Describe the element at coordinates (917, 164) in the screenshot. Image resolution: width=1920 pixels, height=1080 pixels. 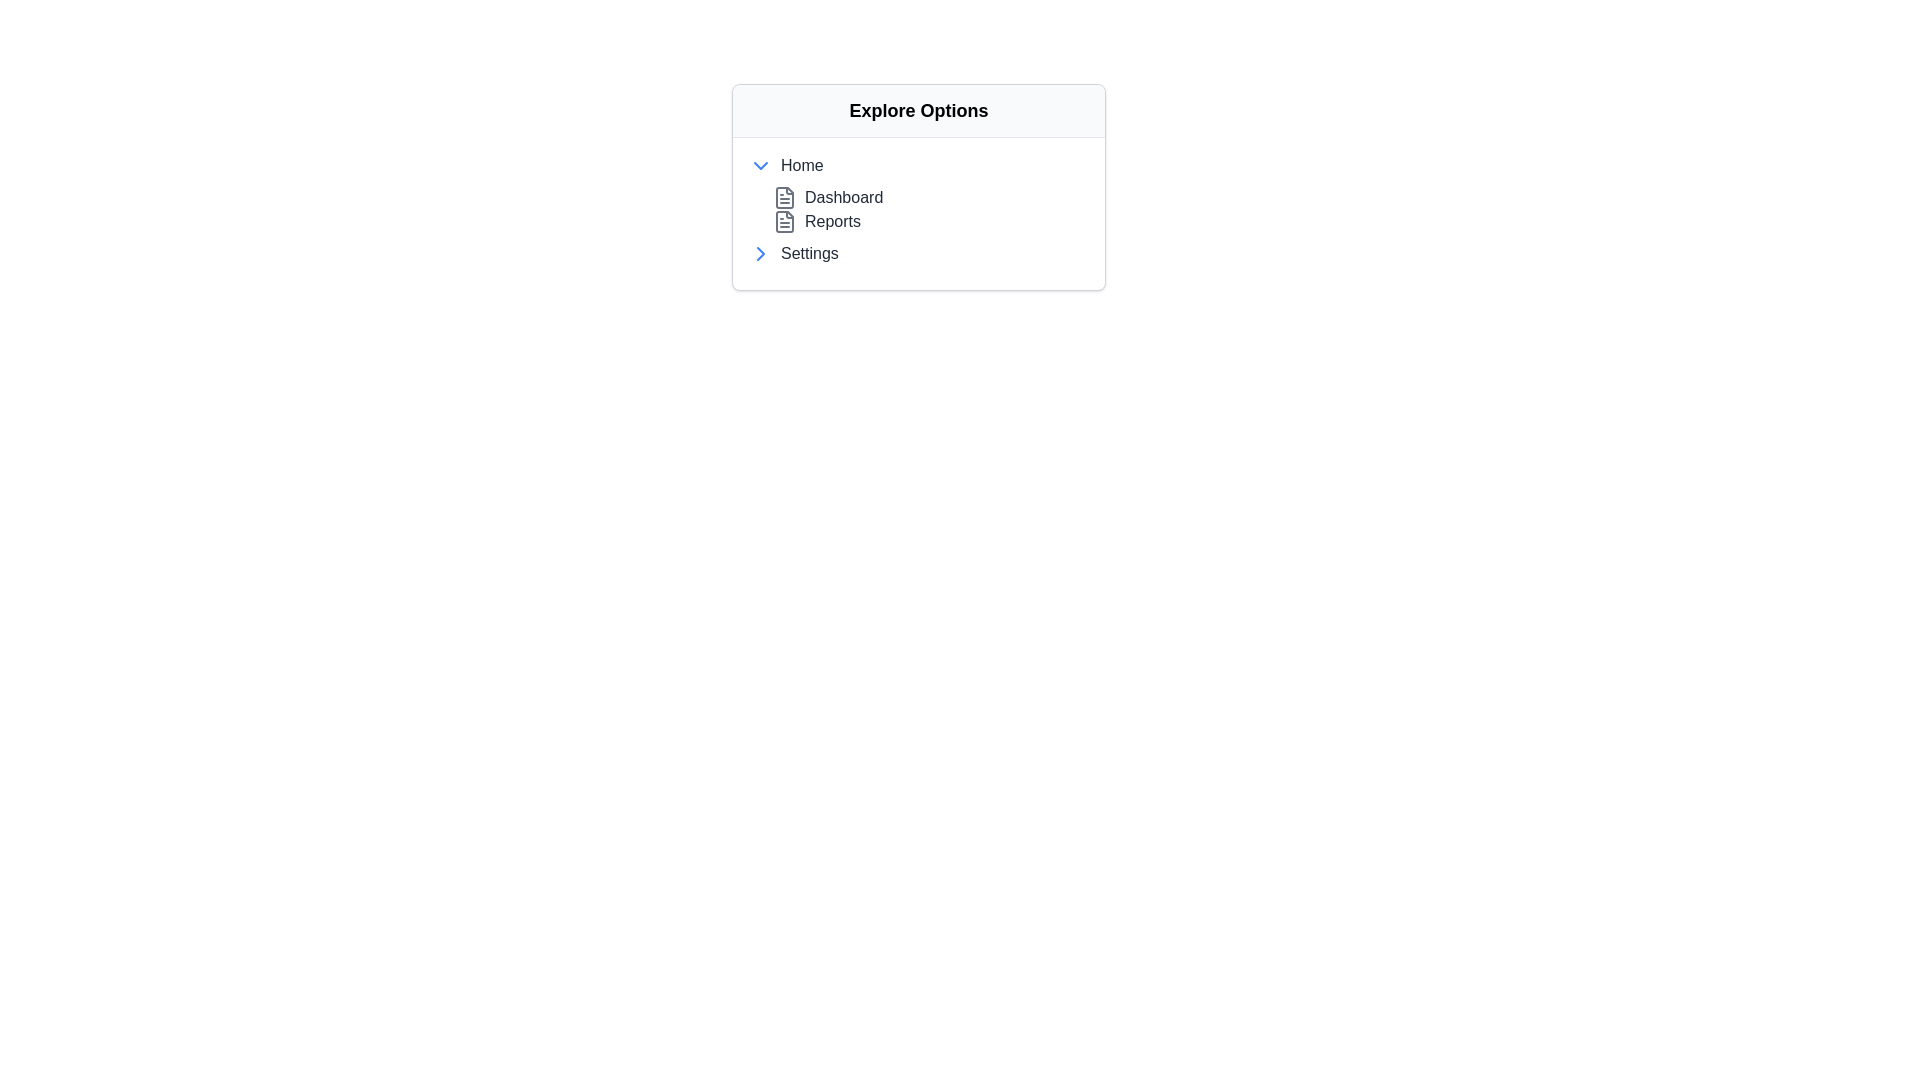
I see `the 'Home' menu item, which is the first item in the navigation menu under 'Explore Options'` at that location.